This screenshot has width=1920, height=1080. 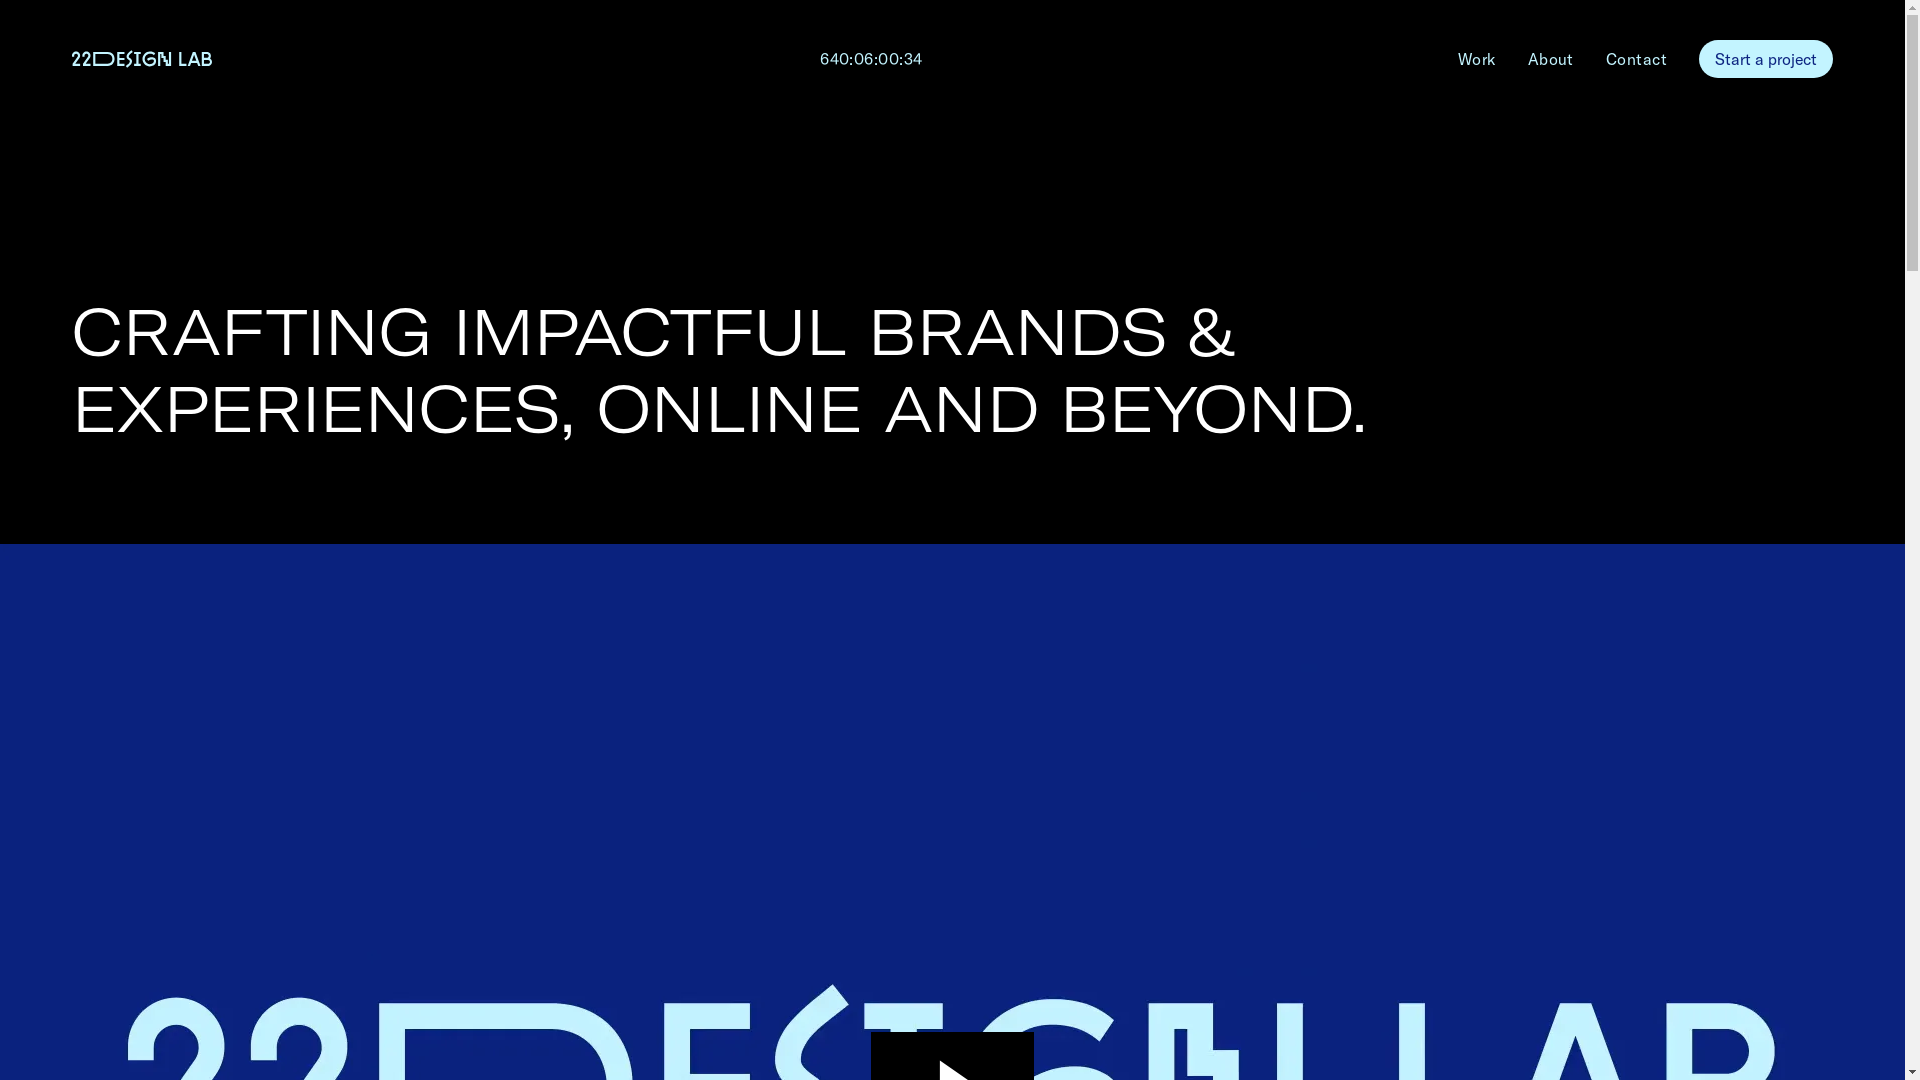 What do you see at coordinates (1549, 57) in the screenshot?
I see `'About'` at bounding box center [1549, 57].